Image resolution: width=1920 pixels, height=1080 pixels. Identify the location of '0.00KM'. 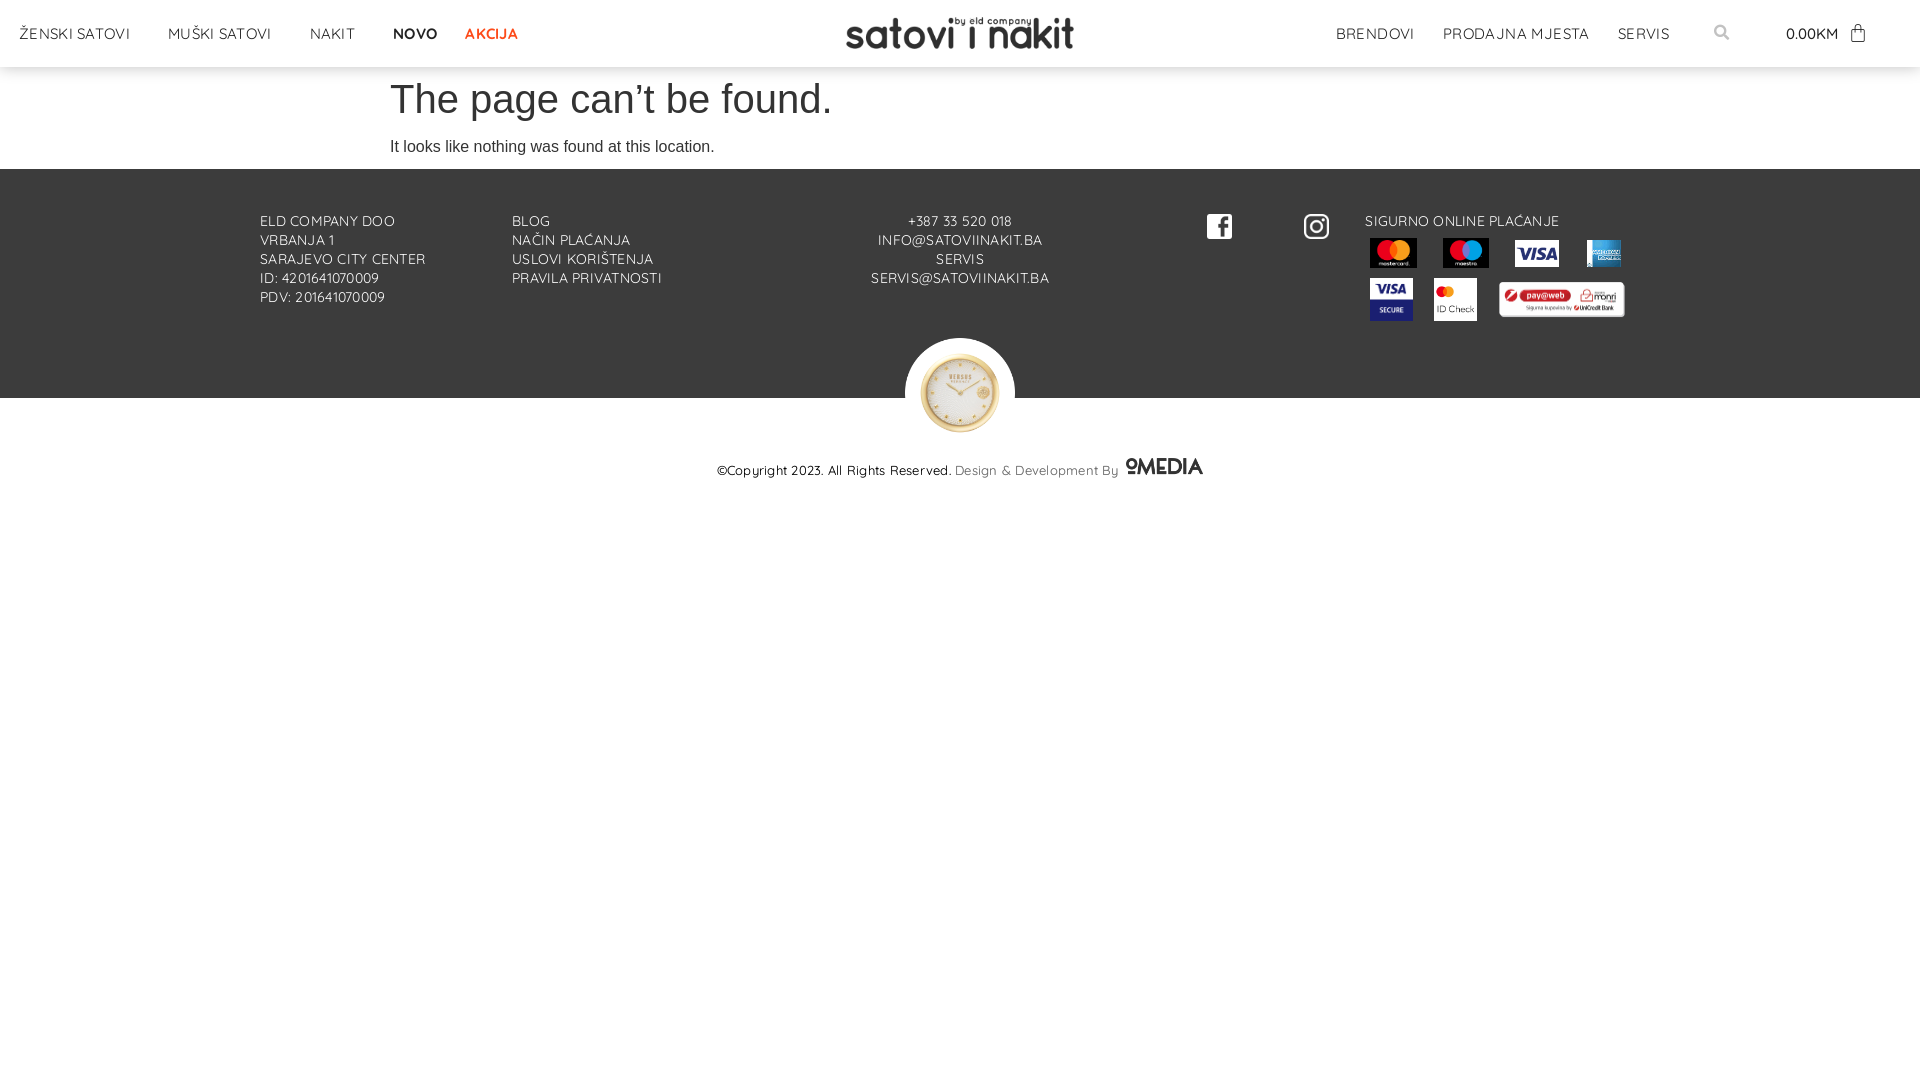
(1827, 33).